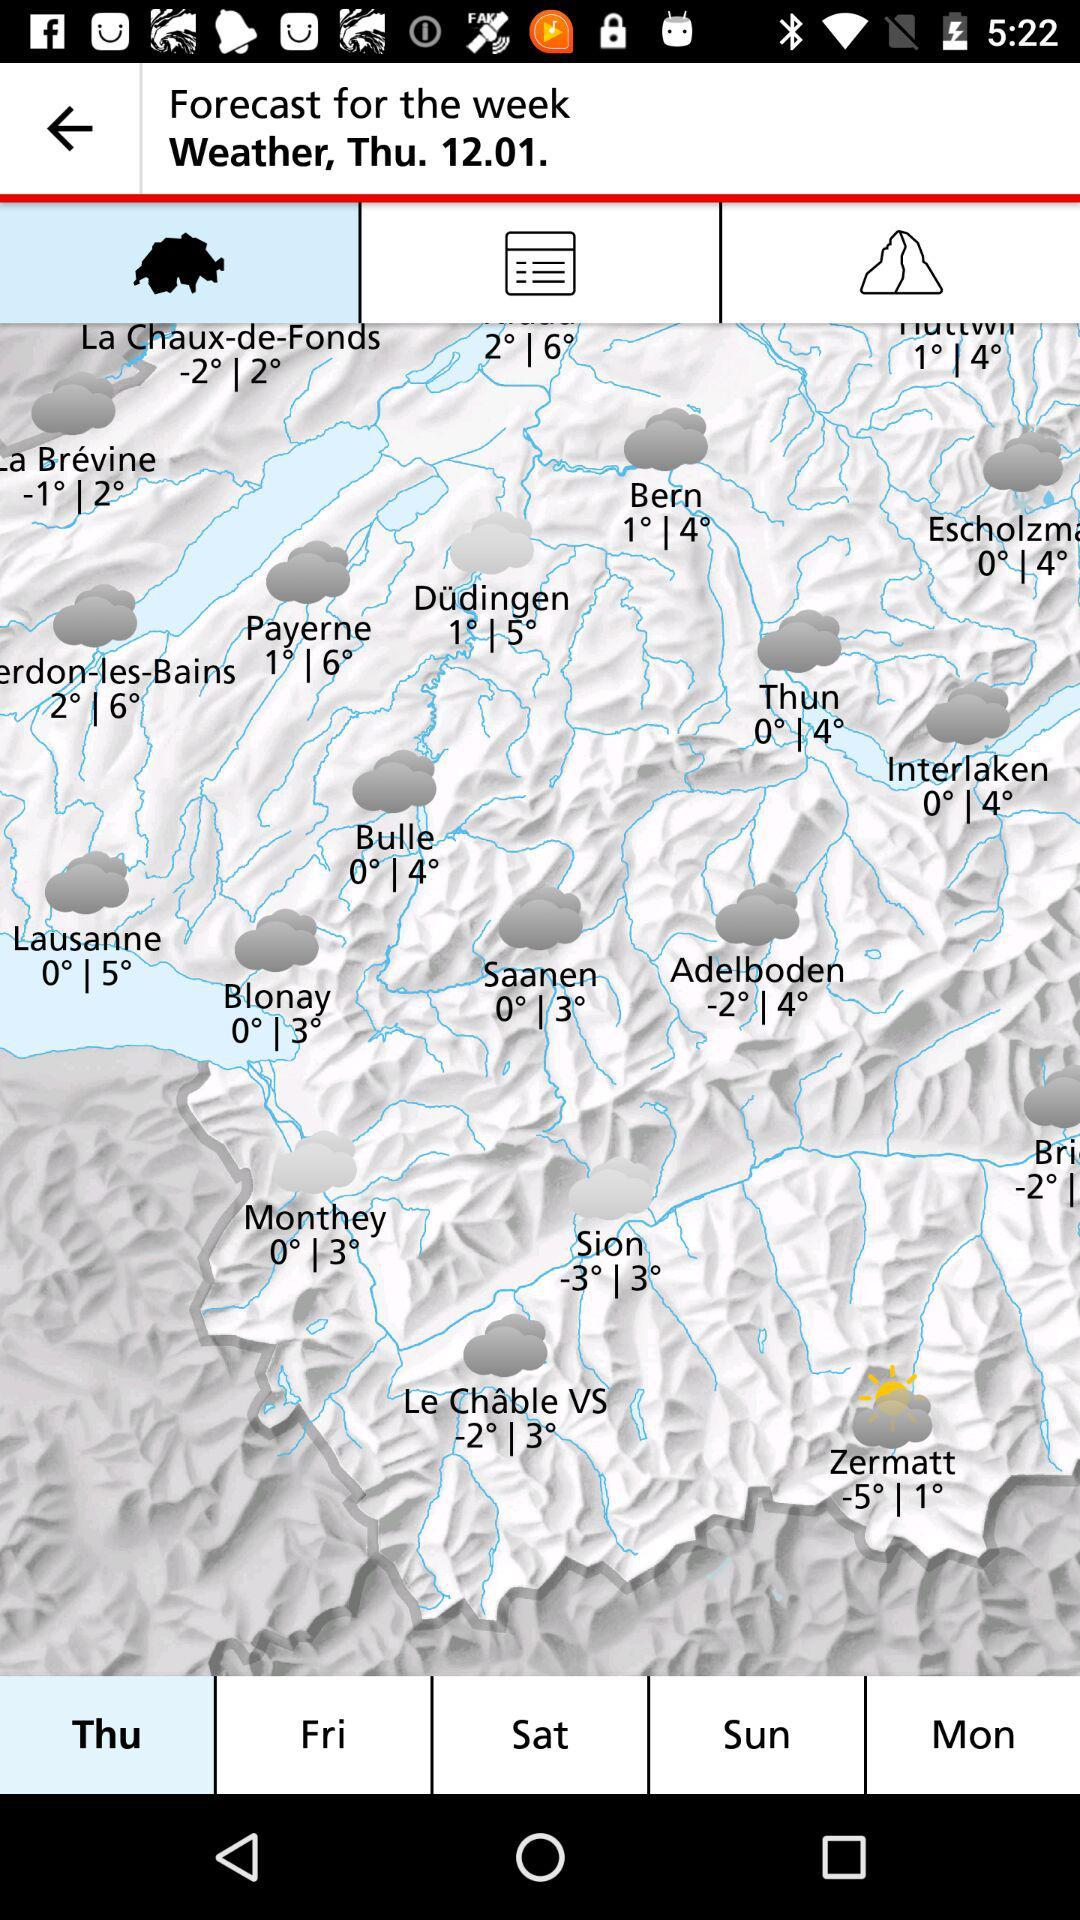 This screenshot has height=1920, width=1080. Describe the element at coordinates (322, 1734) in the screenshot. I see `the item next to sat` at that location.